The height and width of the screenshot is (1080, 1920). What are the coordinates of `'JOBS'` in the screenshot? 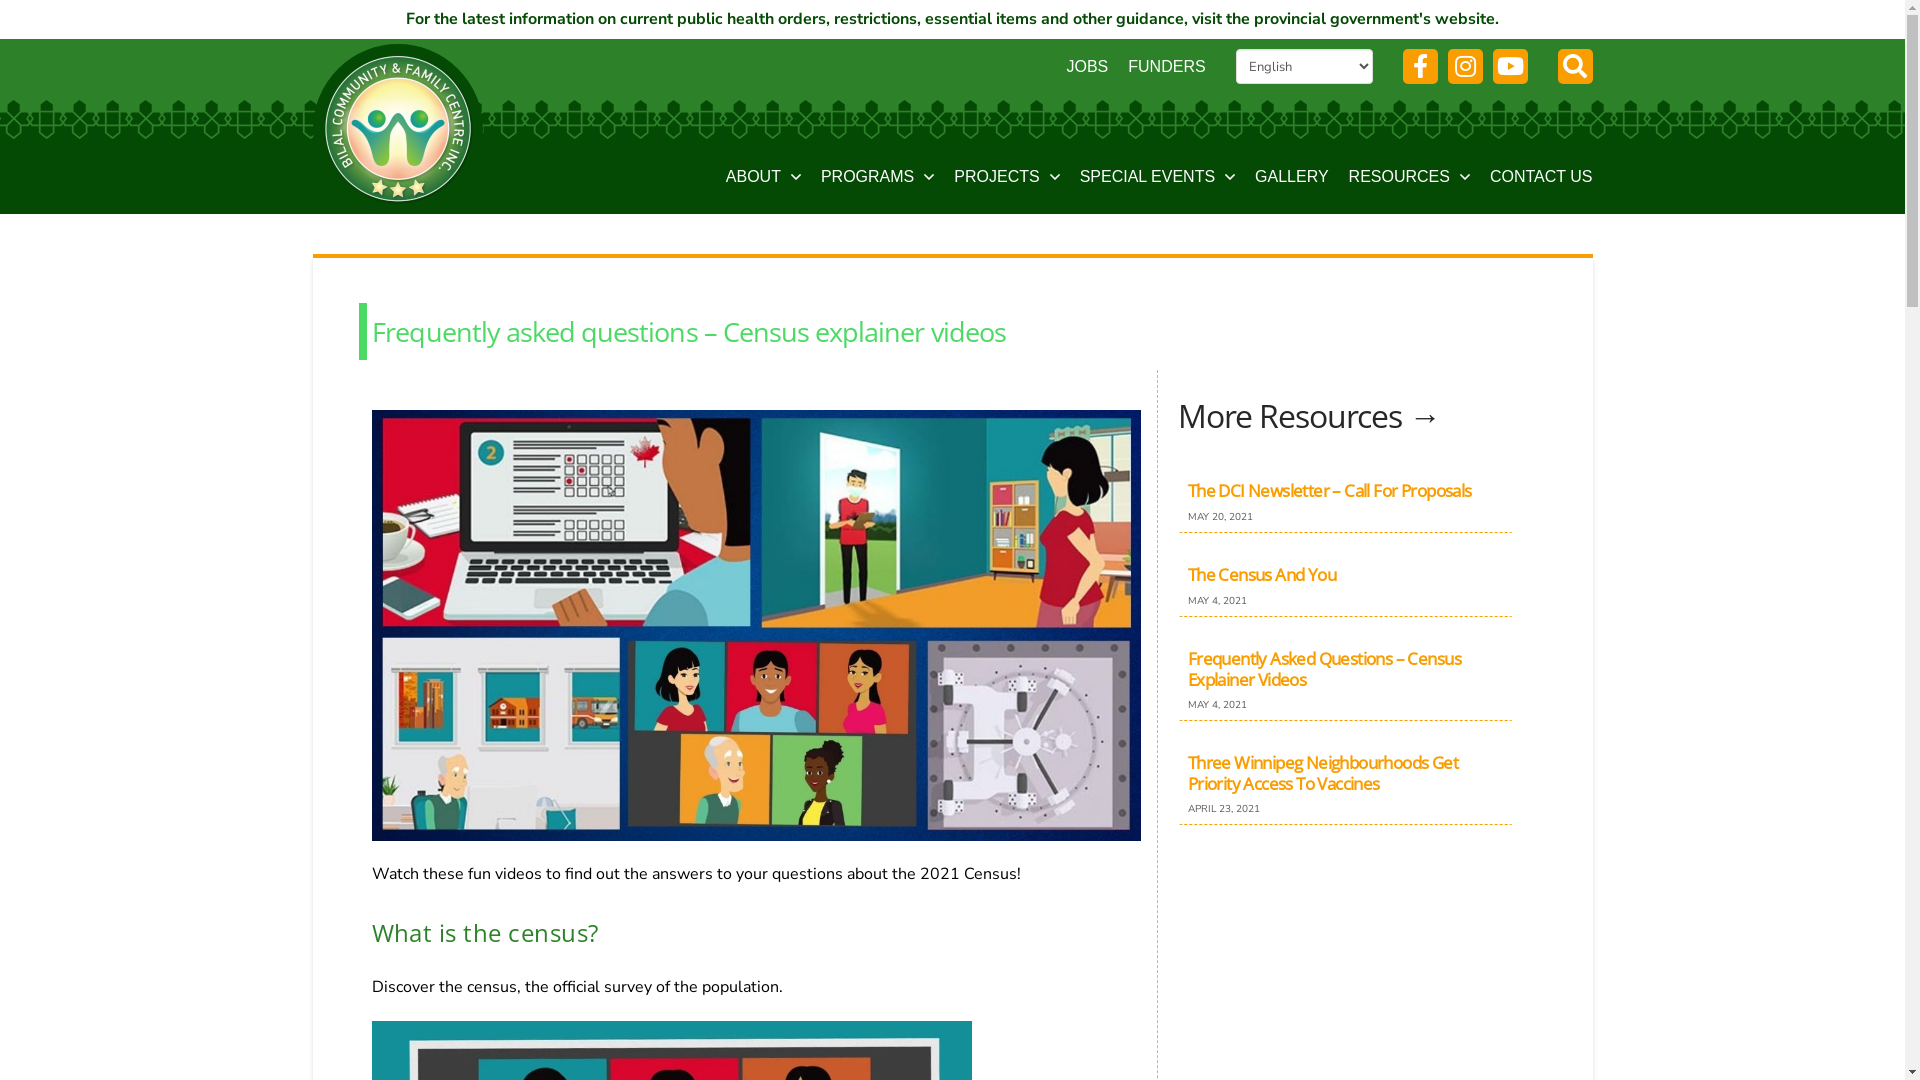 It's located at (1085, 65).